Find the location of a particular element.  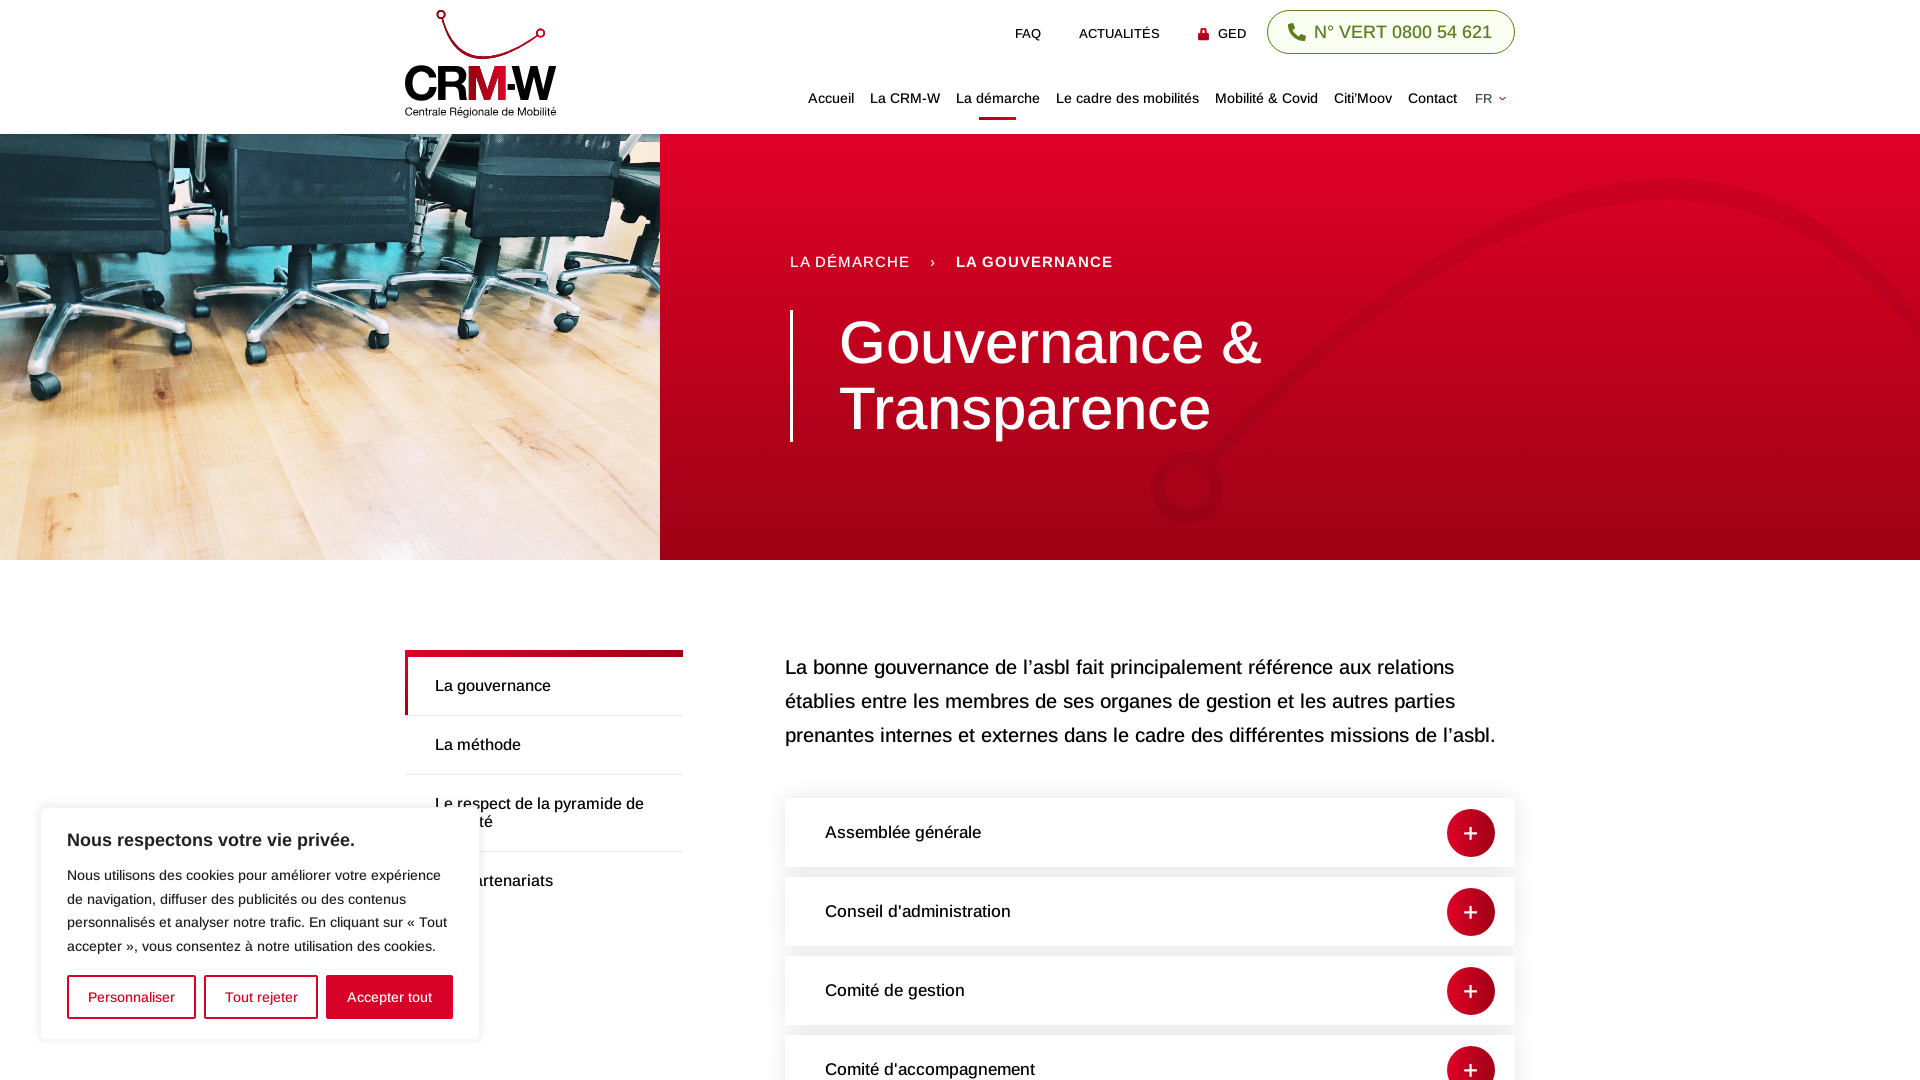

'Contact' is located at coordinates (1406, 97).